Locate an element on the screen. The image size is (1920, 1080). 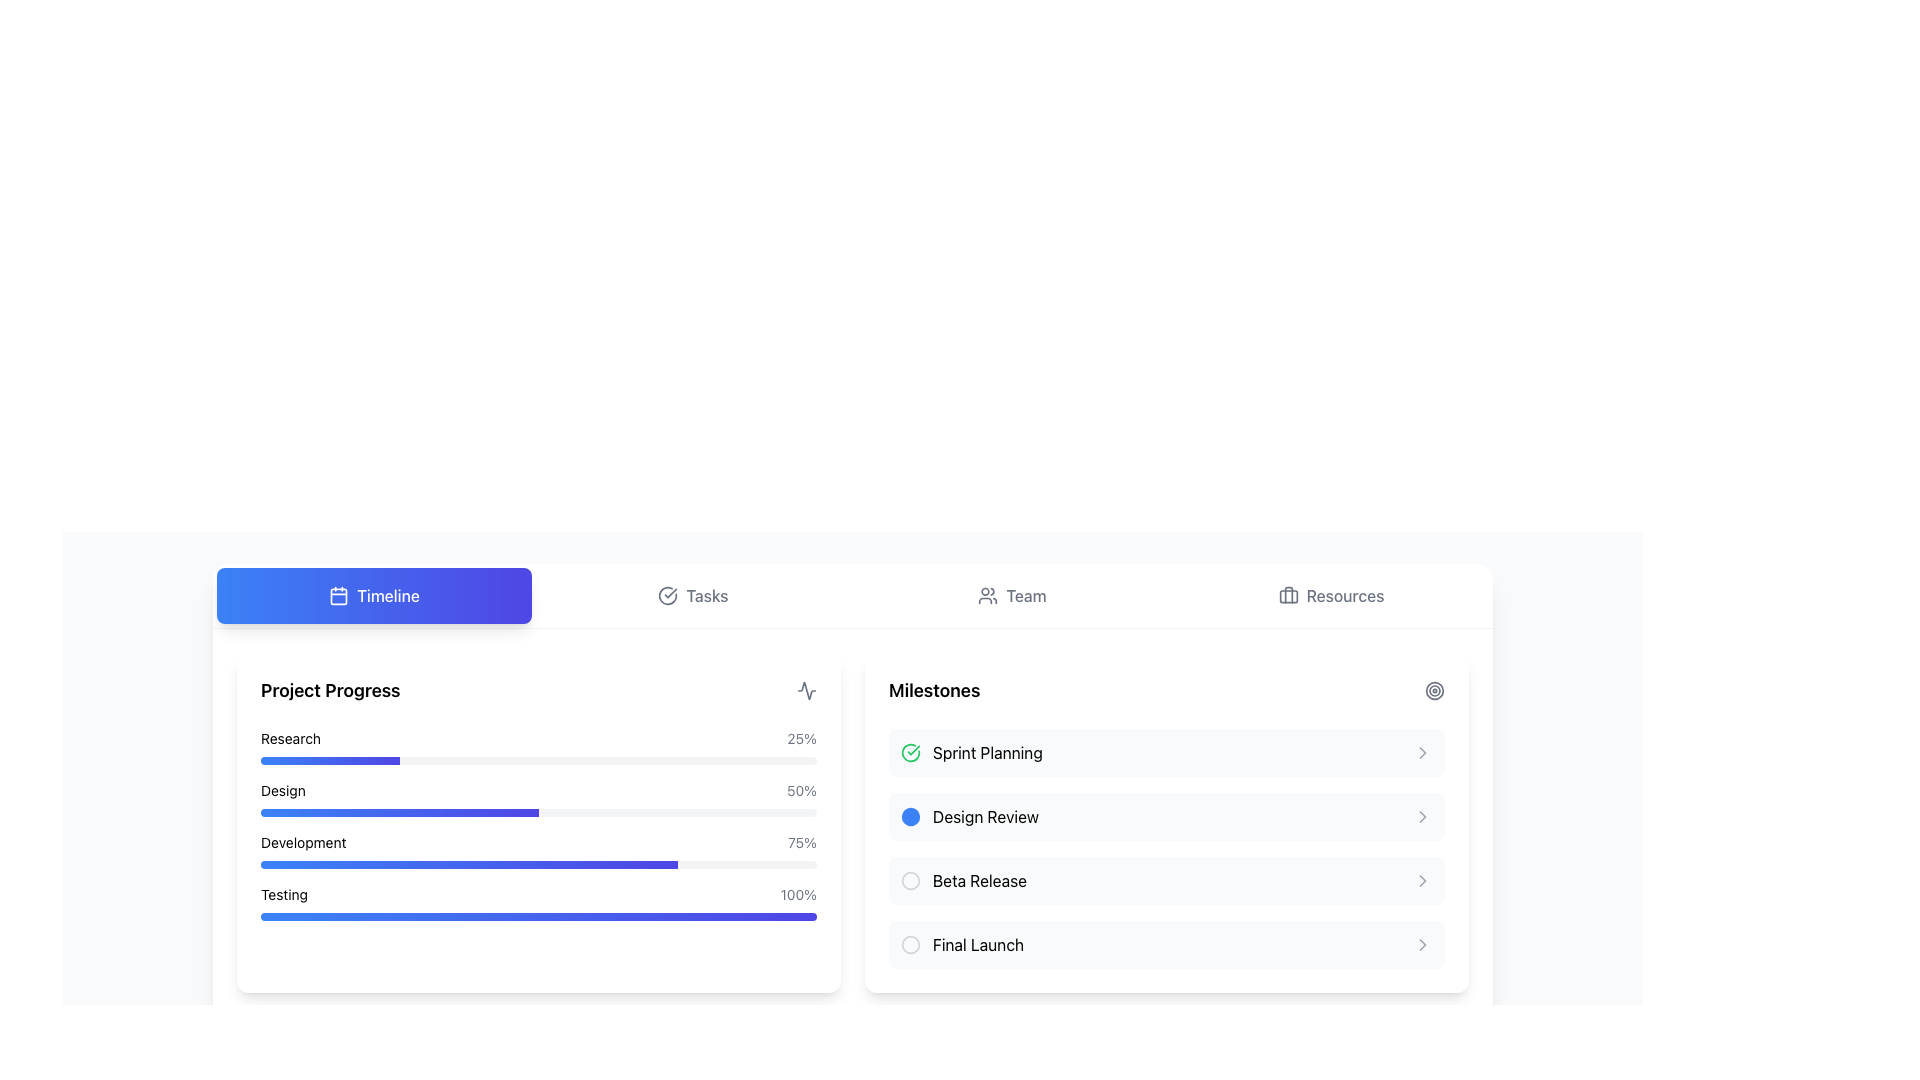
associated text label of the Circle indicator for the 'Design Review' milestone, which is the second item in the Milestones section is located at coordinates (910, 817).